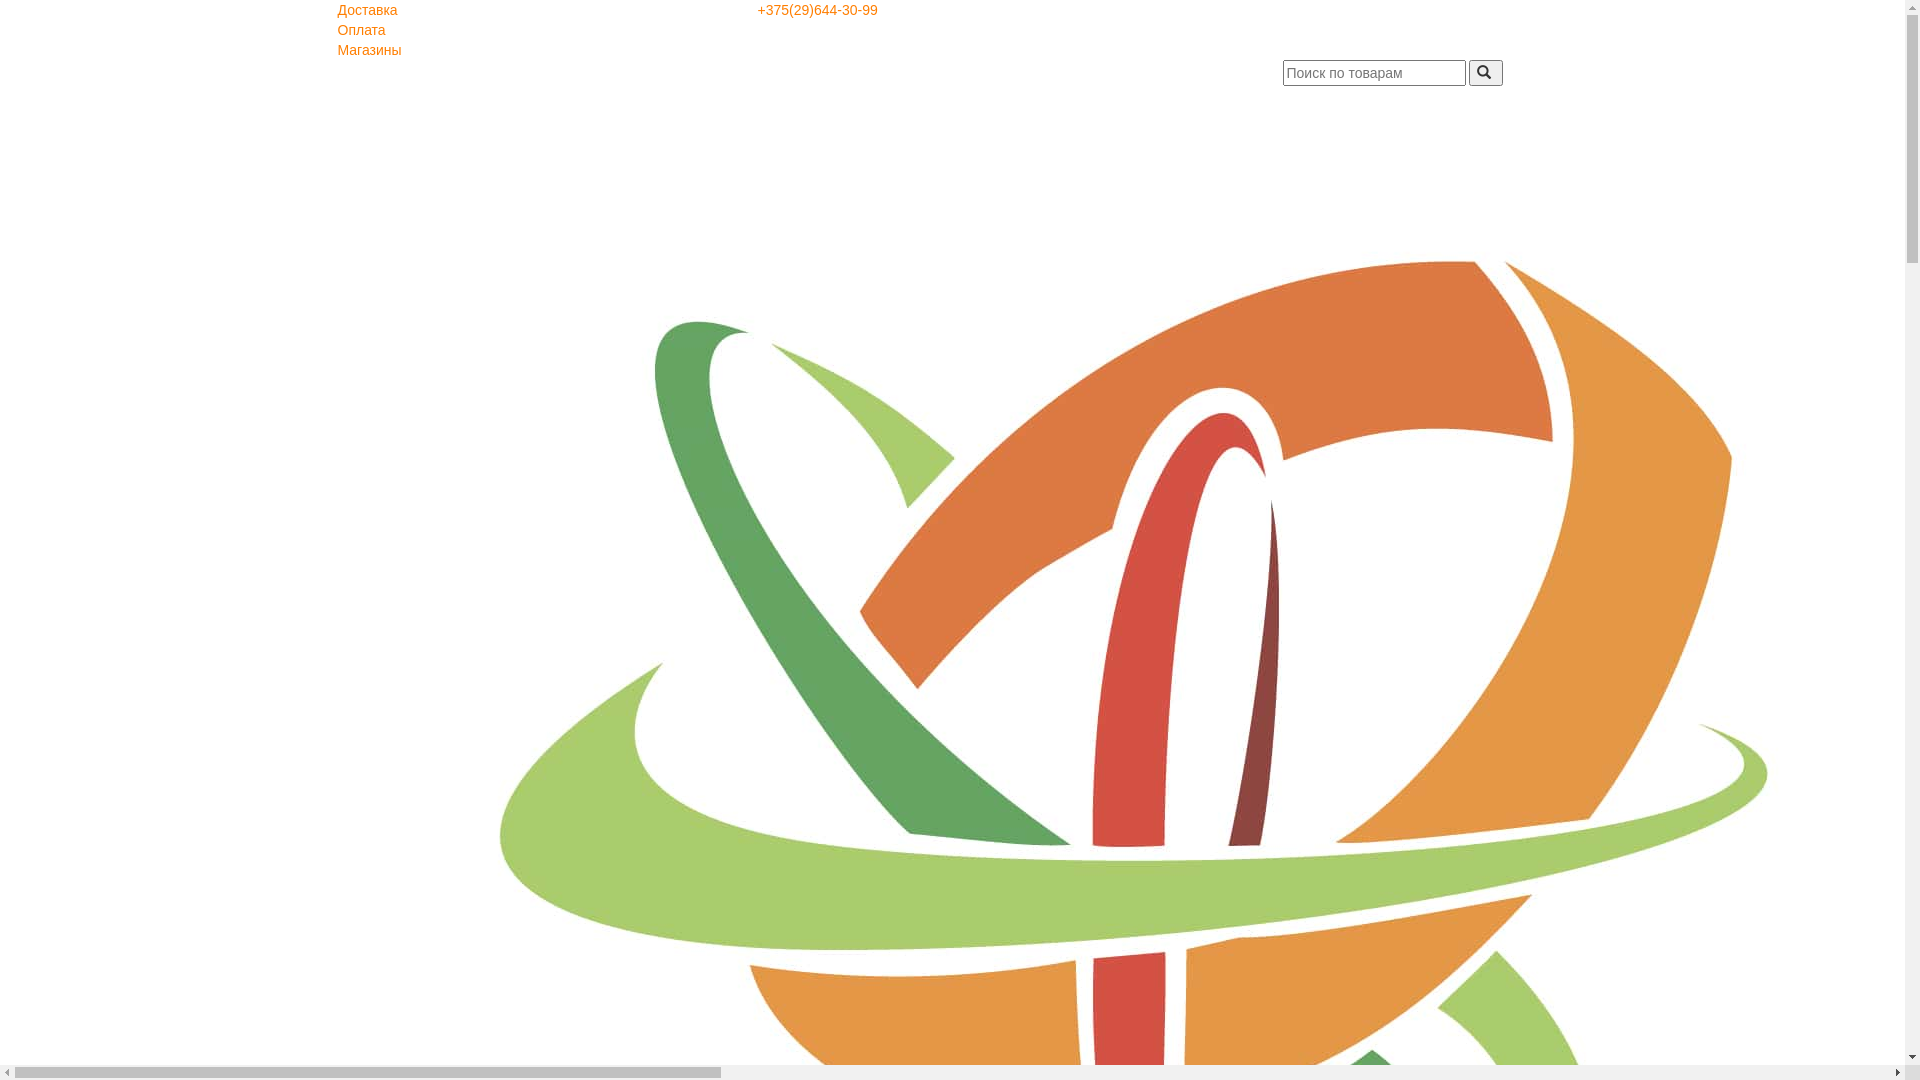 This screenshot has width=1920, height=1080. Describe the element at coordinates (817, 10) in the screenshot. I see `'+375(29)644-30-99'` at that location.